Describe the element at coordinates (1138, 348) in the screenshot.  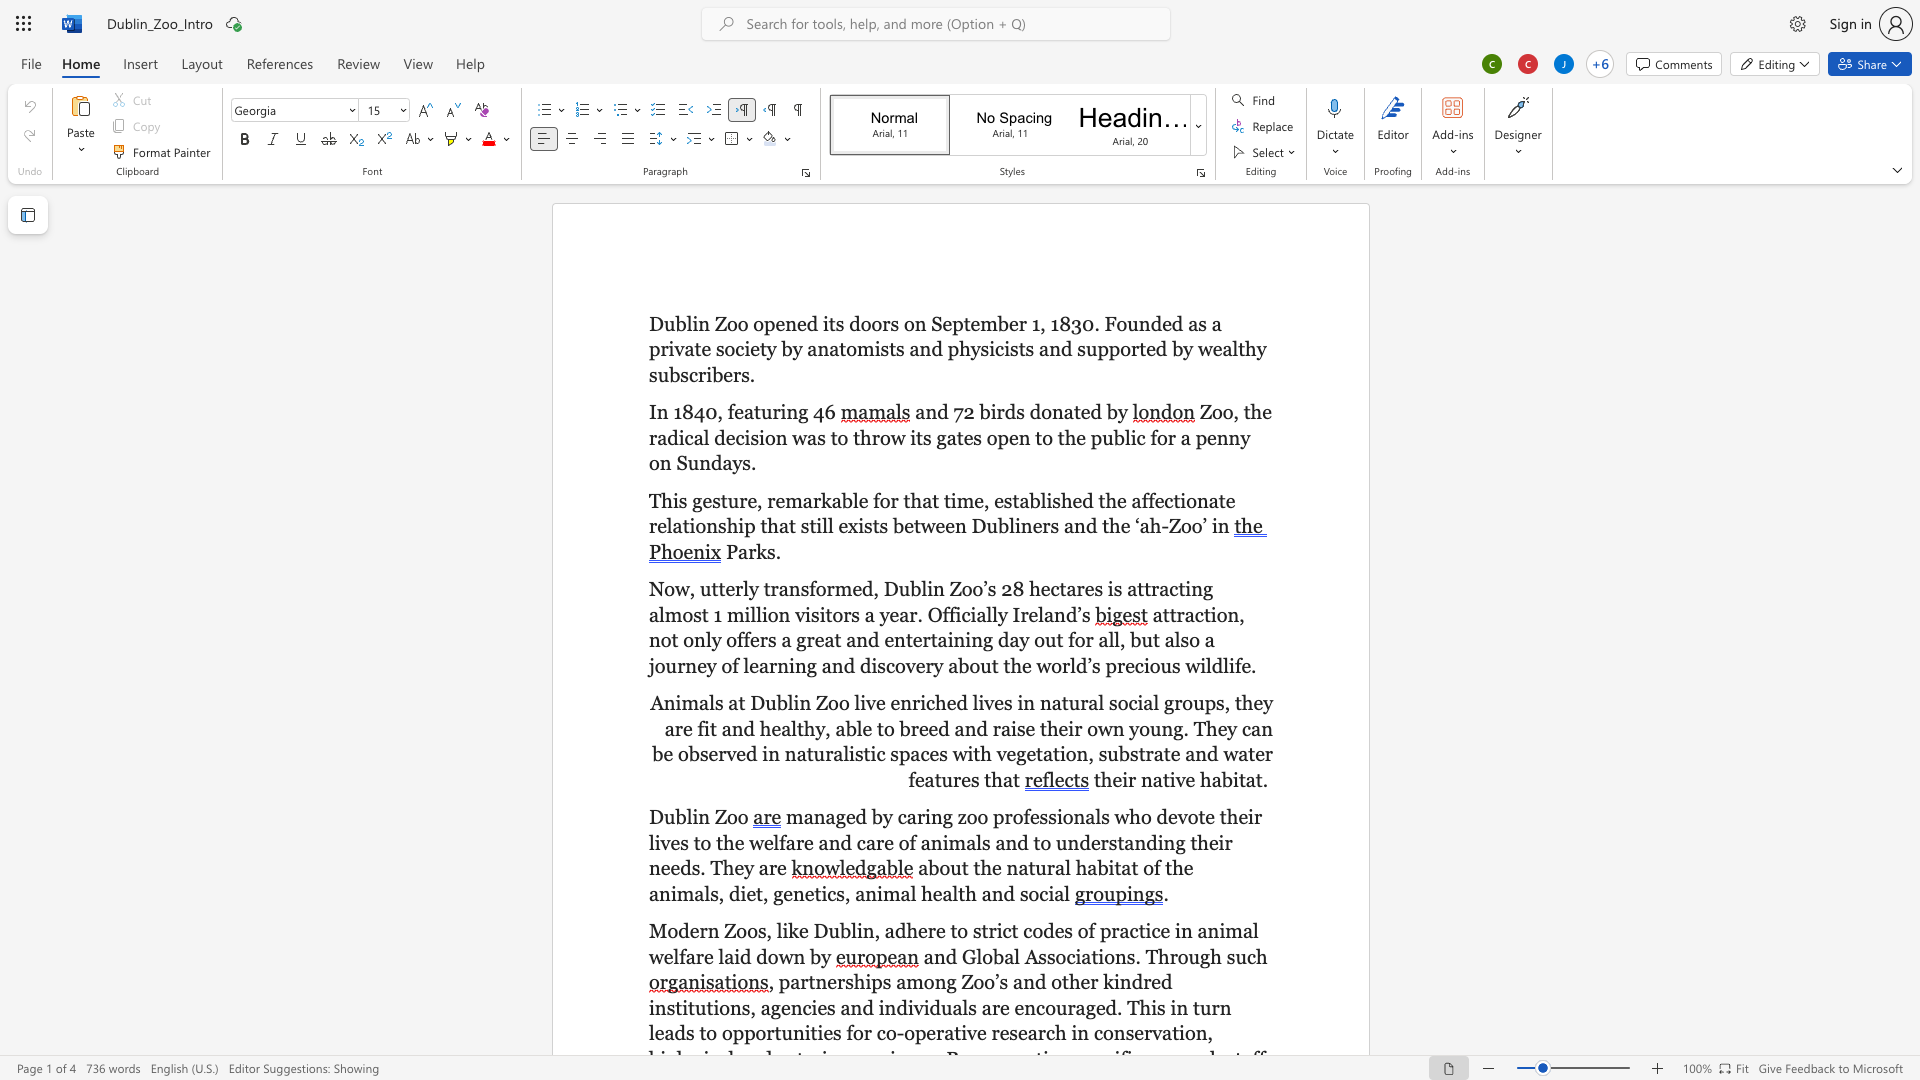
I see `the space between the continuous character "r" and "t" in the text` at that location.